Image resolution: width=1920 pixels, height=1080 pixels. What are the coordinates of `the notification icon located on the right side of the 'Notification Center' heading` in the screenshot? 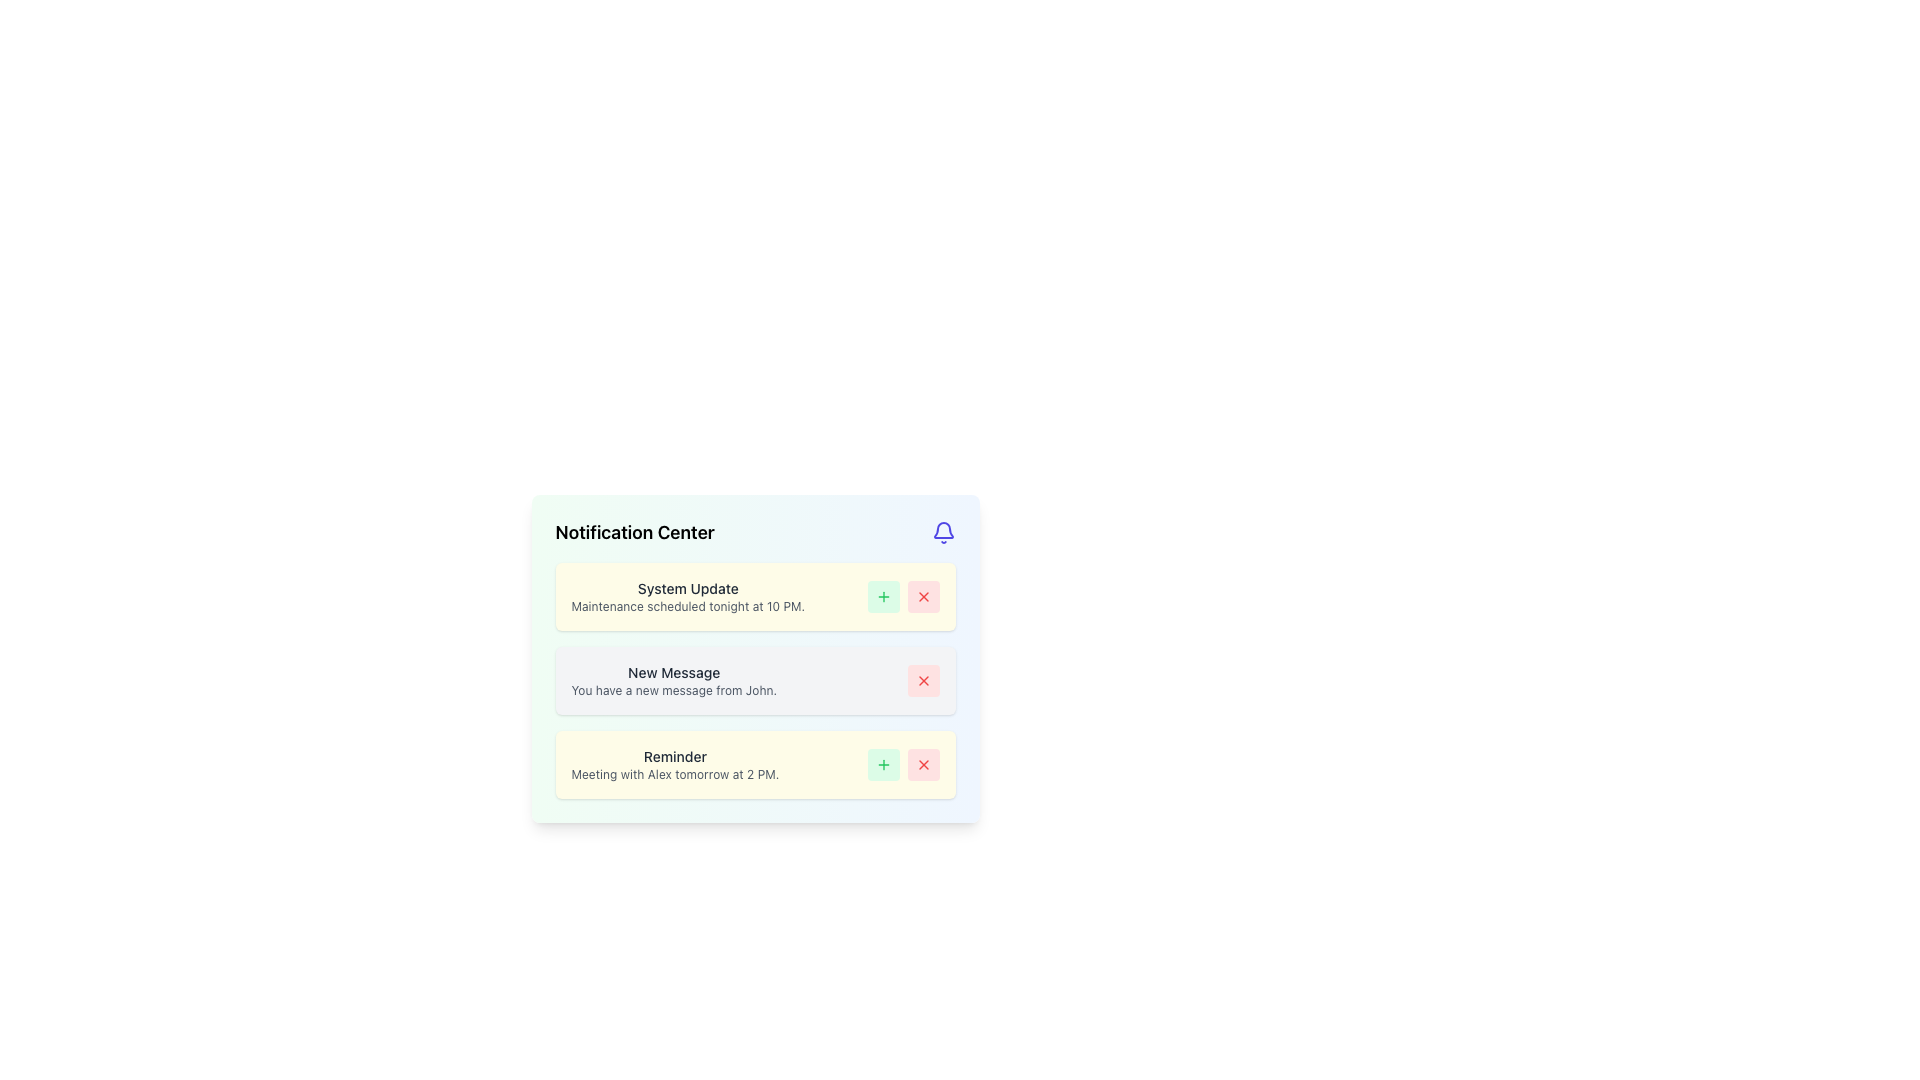 It's located at (942, 531).